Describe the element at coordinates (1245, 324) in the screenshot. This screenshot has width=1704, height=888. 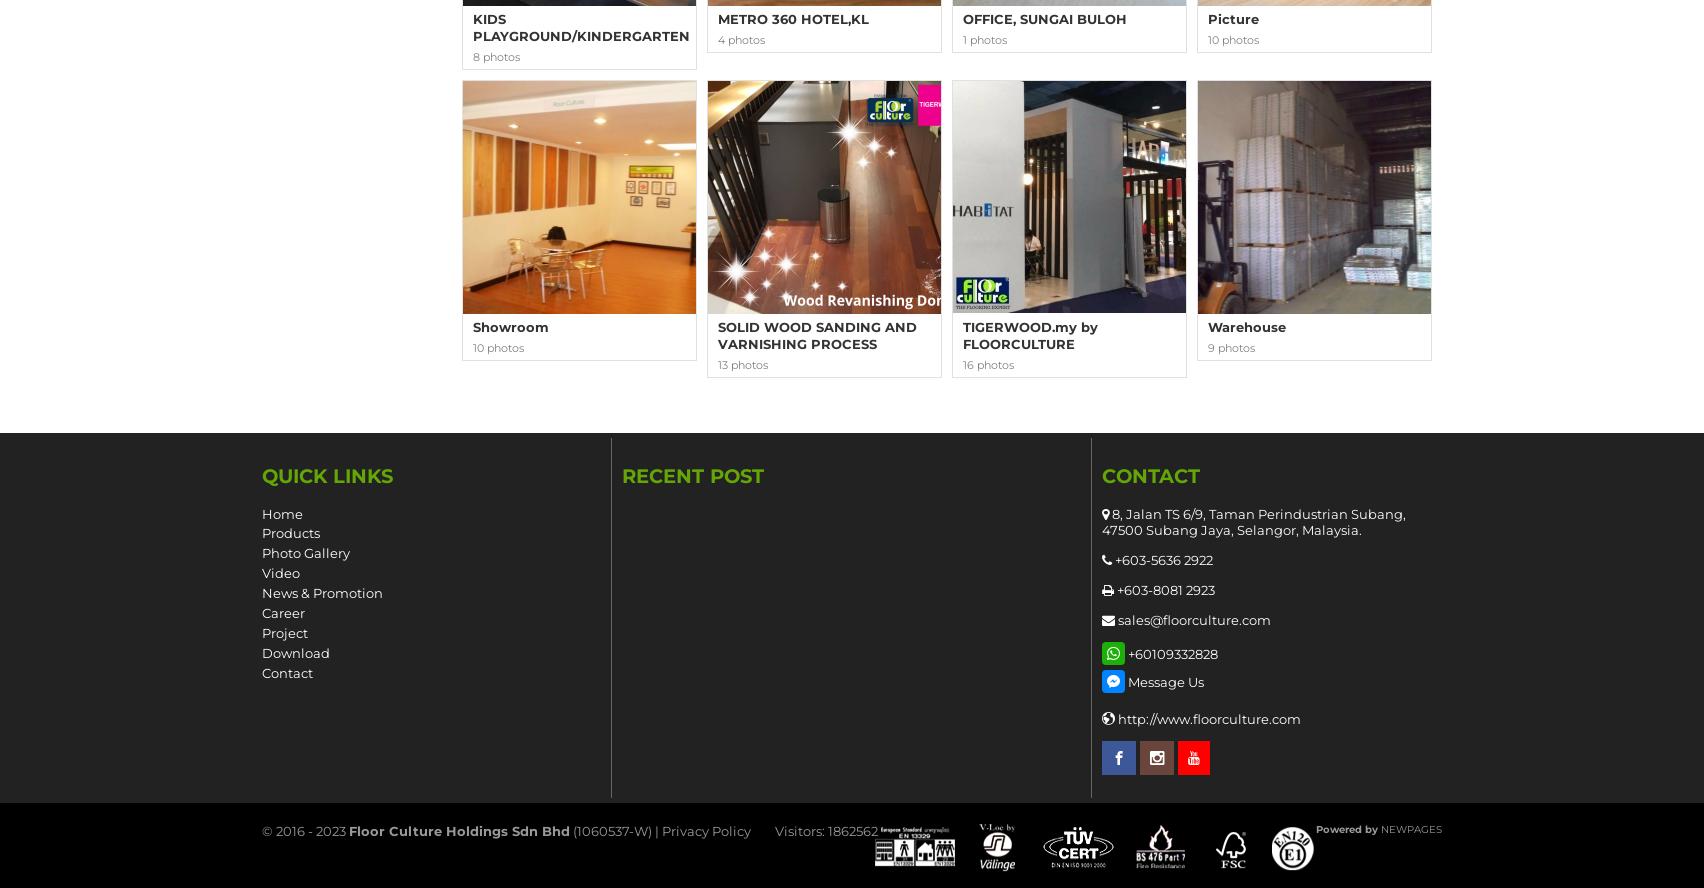
I see `'Warehouse'` at that location.